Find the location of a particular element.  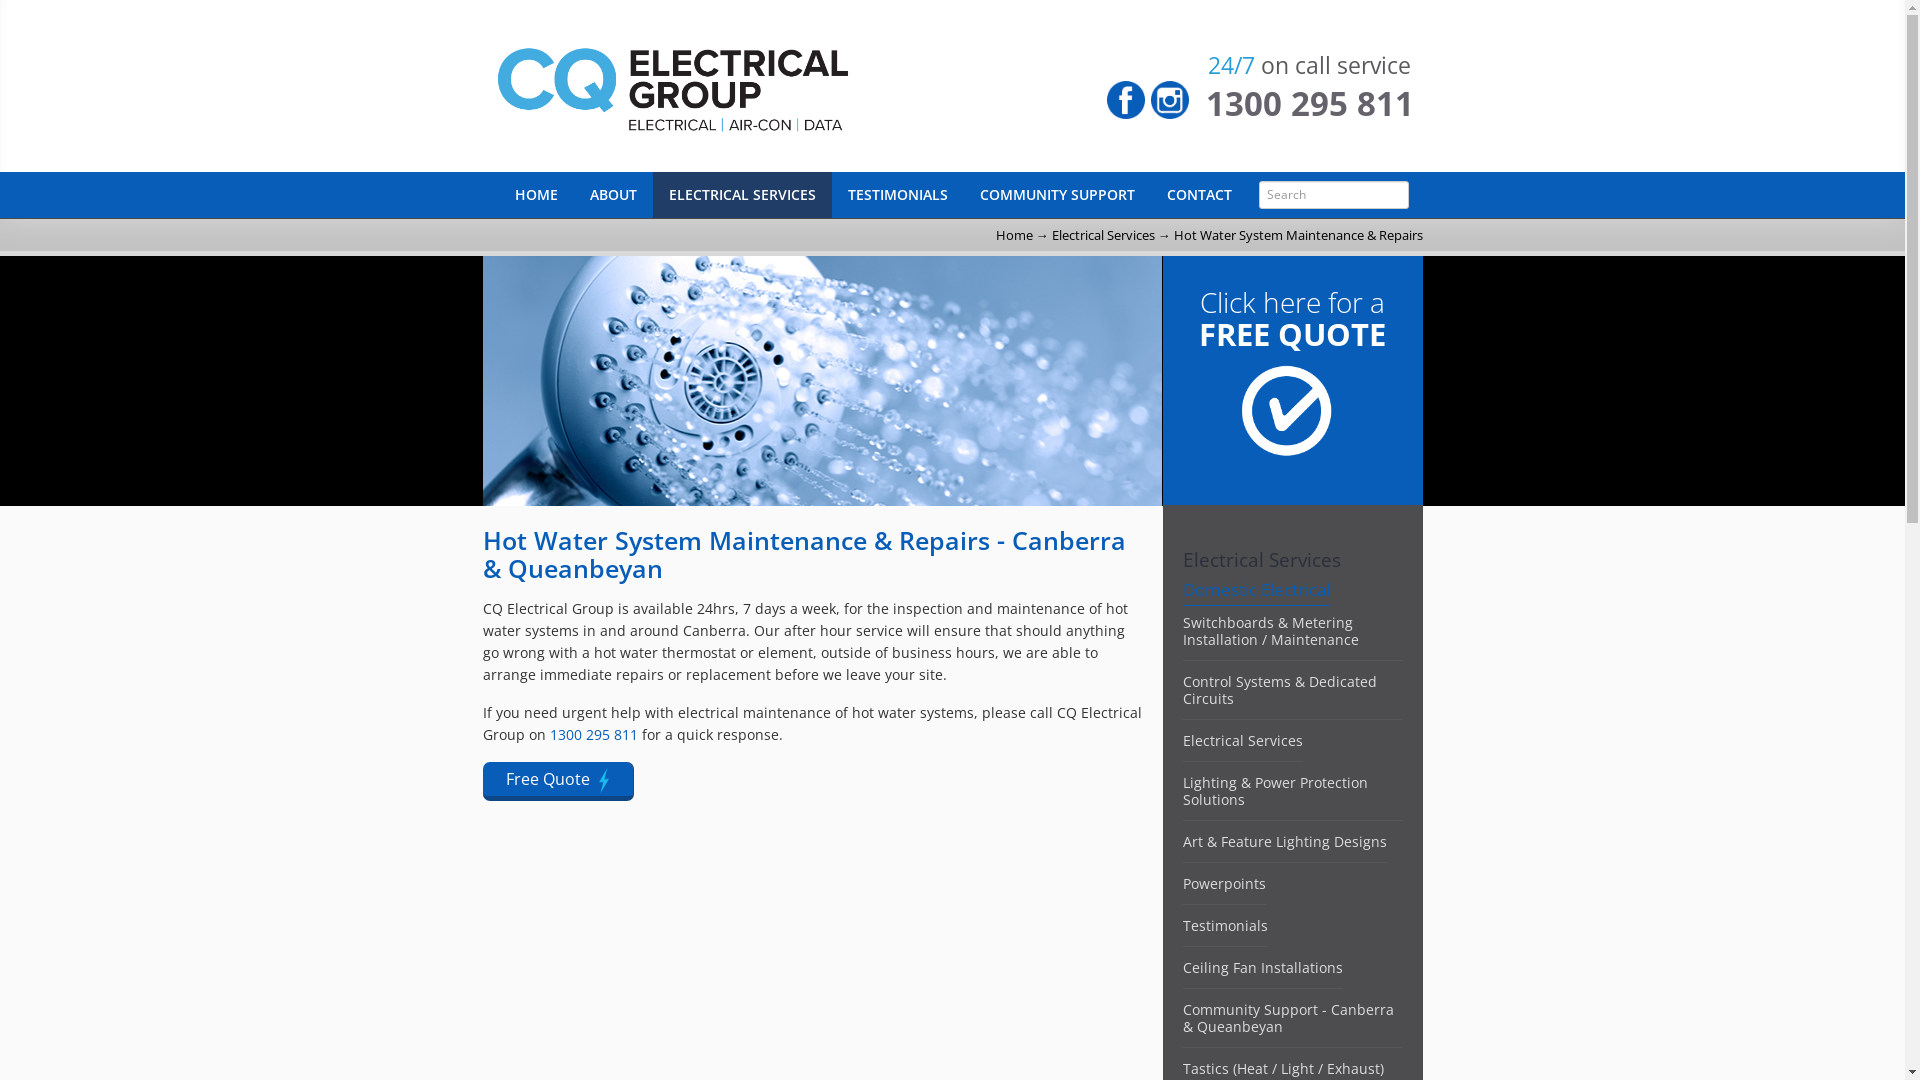

'CONTACT' is located at coordinates (1198, 195).